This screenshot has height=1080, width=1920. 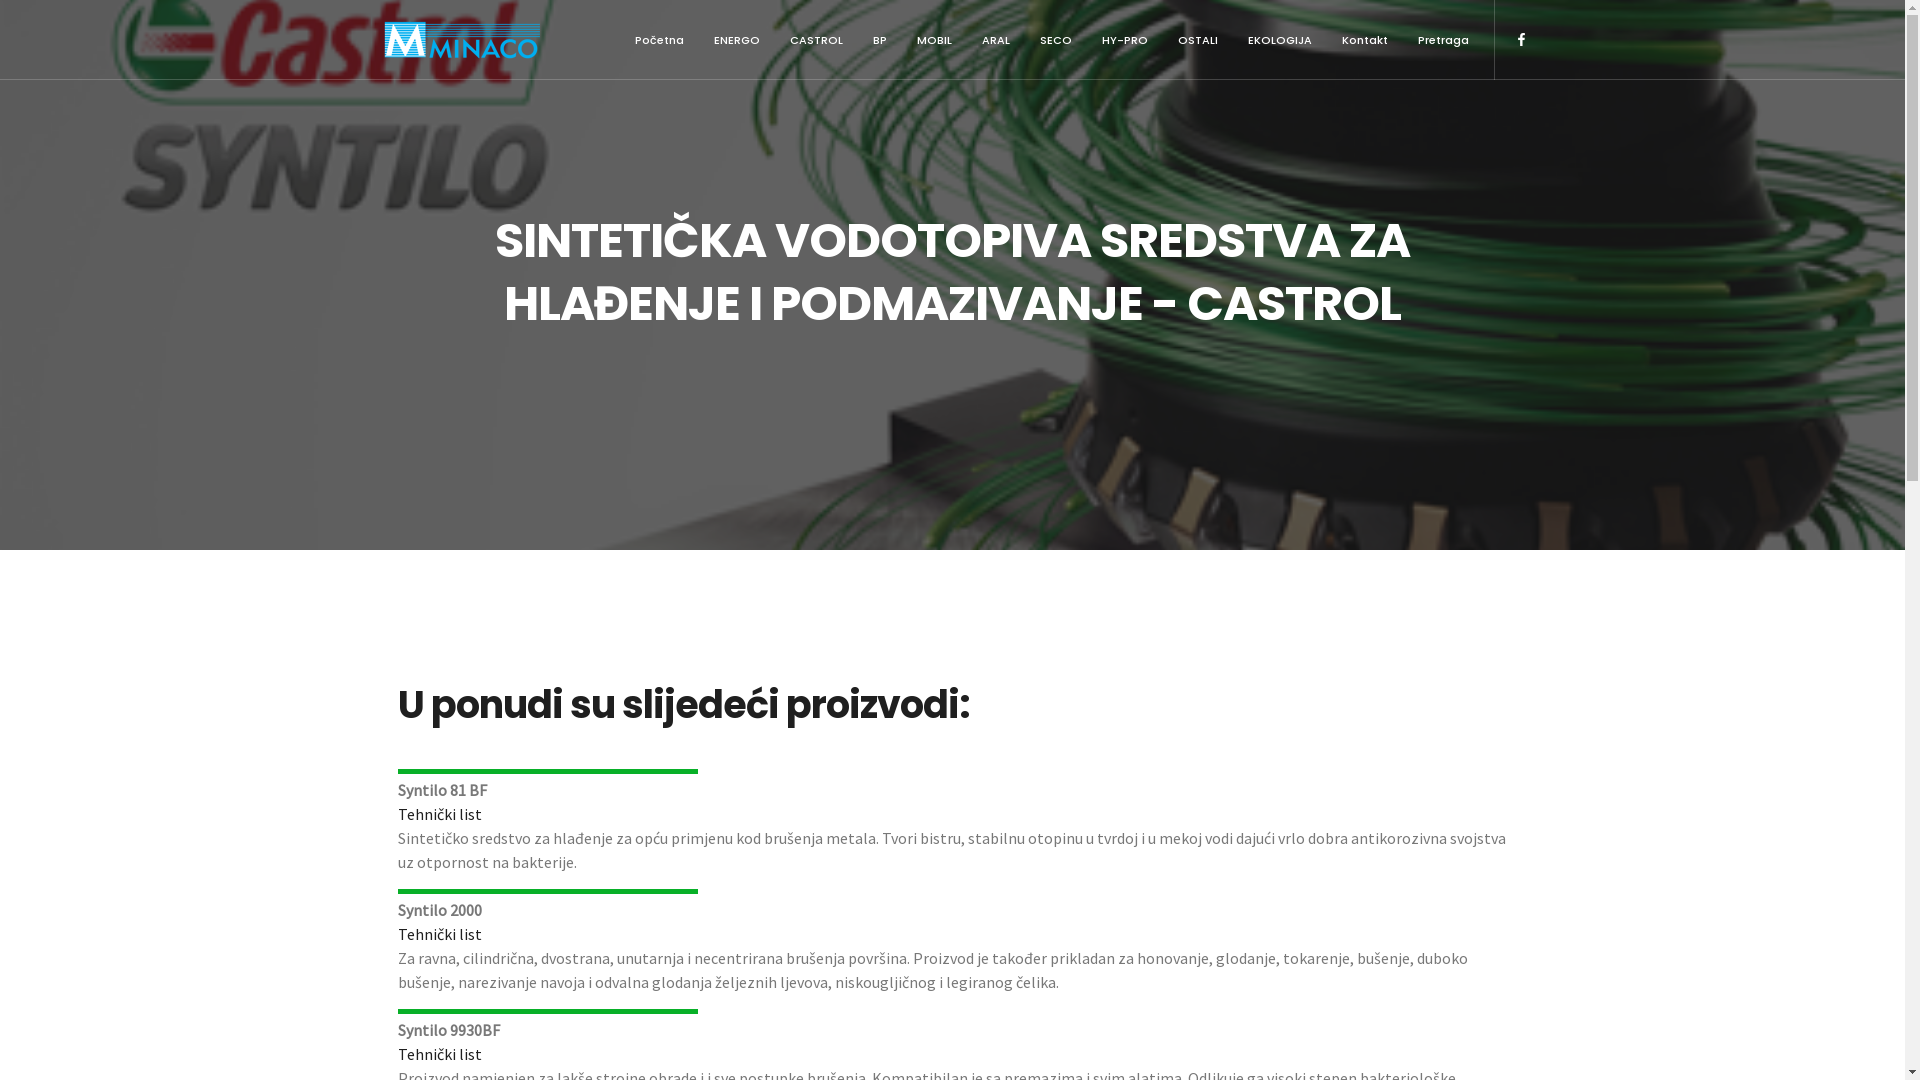 What do you see at coordinates (879, 39) in the screenshot?
I see `'BP'` at bounding box center [879, 39].